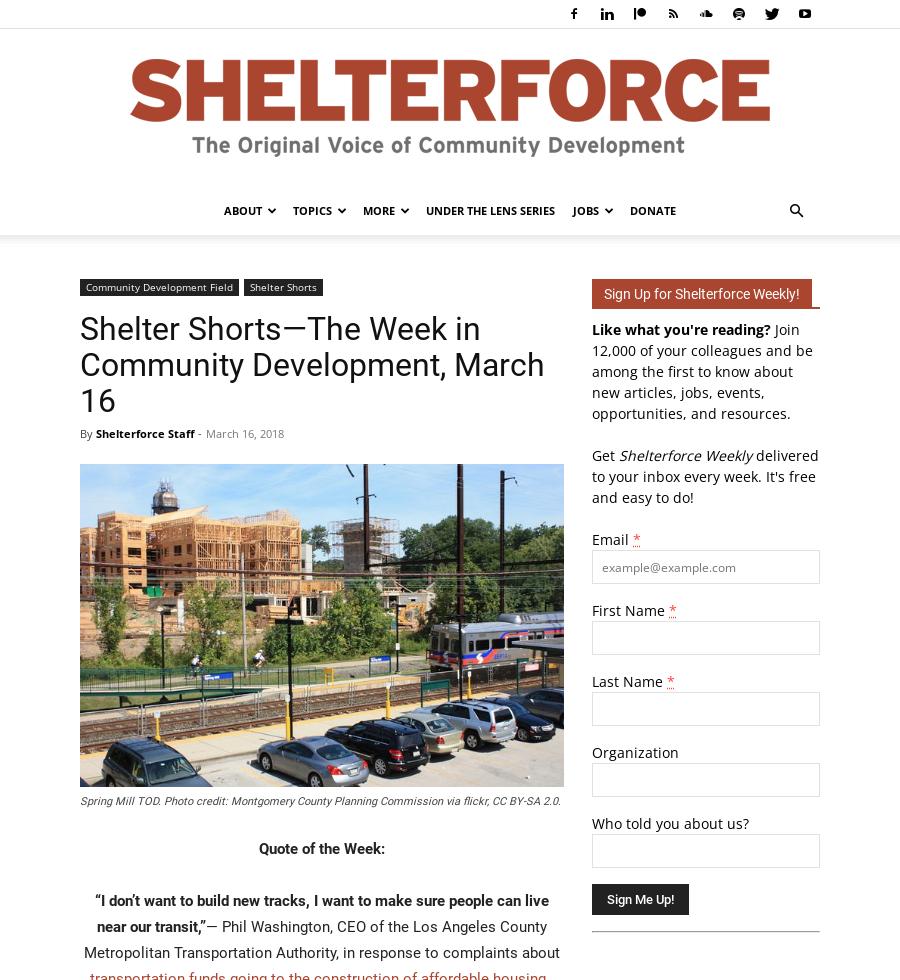  I want to click on 'Last Name', so click(629, 681).